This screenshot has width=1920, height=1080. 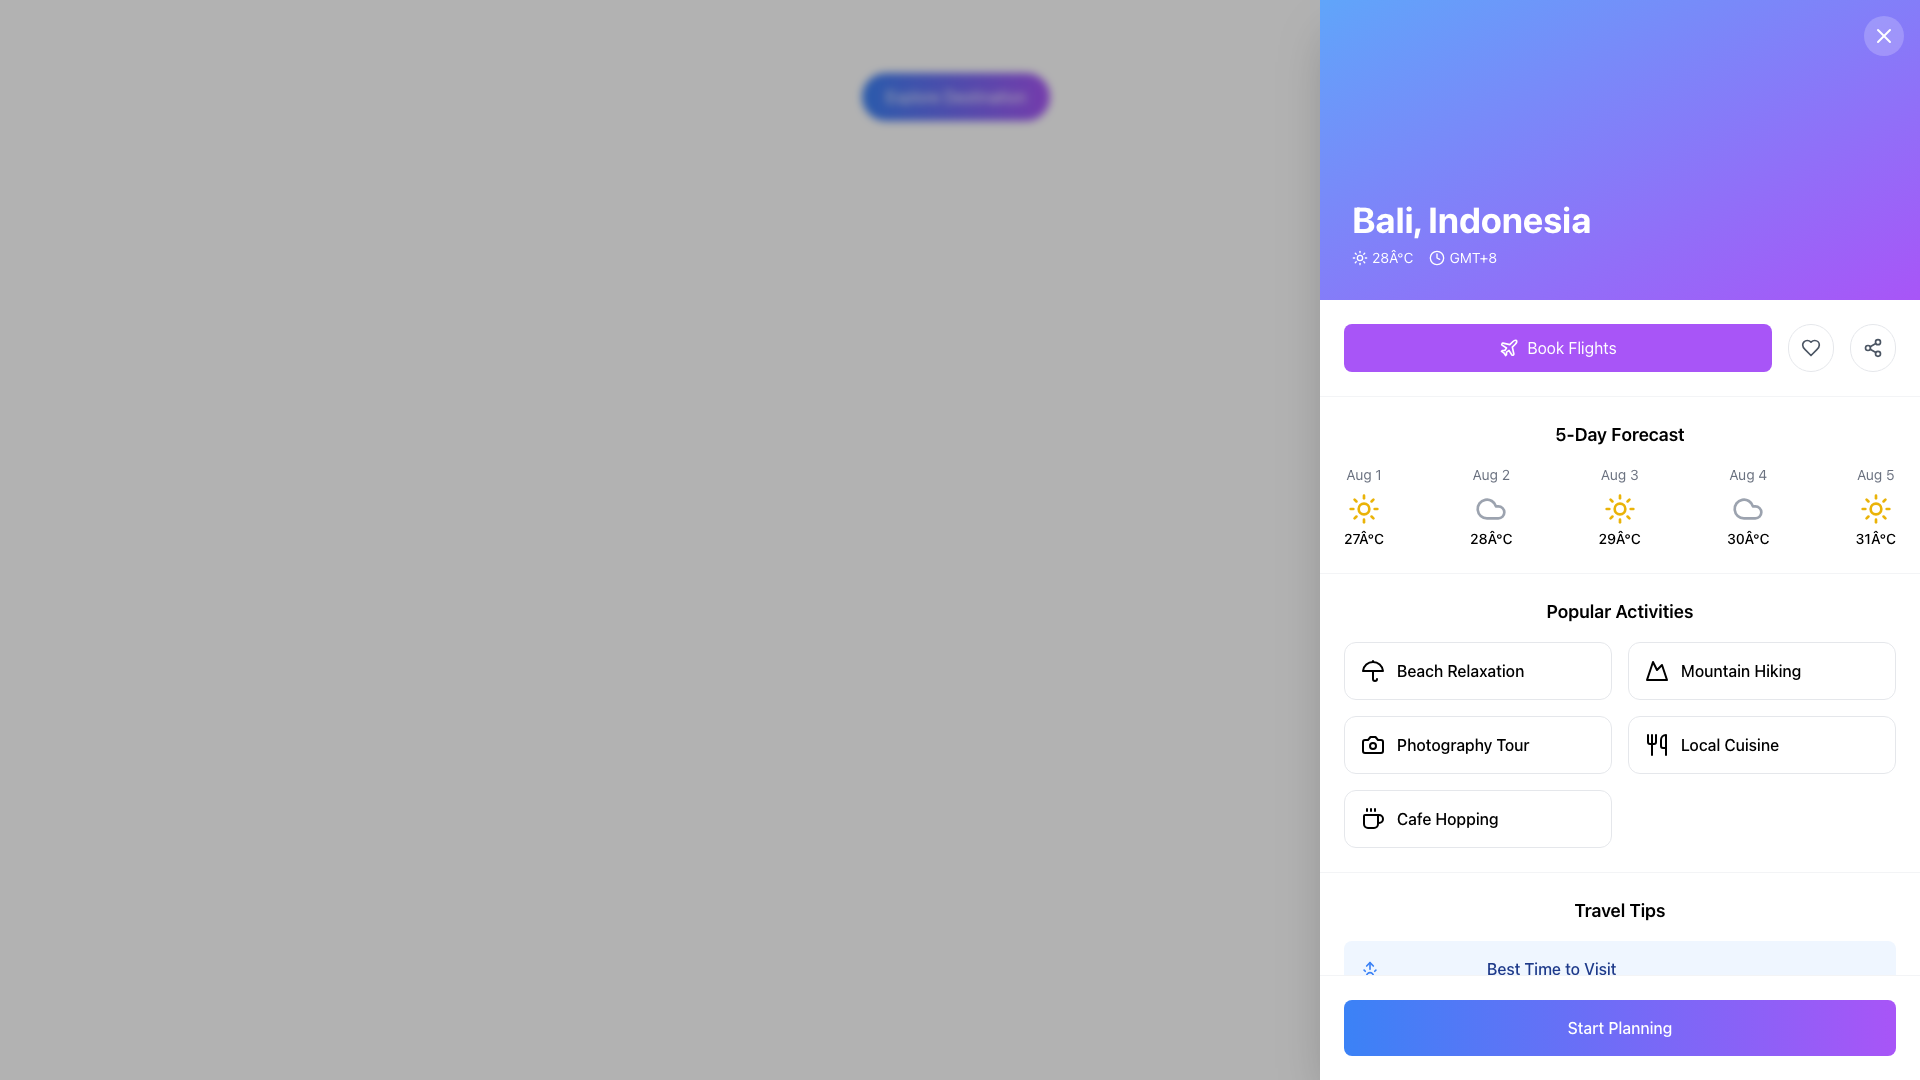 What do you see at coordinates (1747, 538) in the screenshot?
I see `the text label displaying '30°C' located beneath the weather icon in the weather forecast card for the day 'Aug 4'` at bounding box center [1747, 538].